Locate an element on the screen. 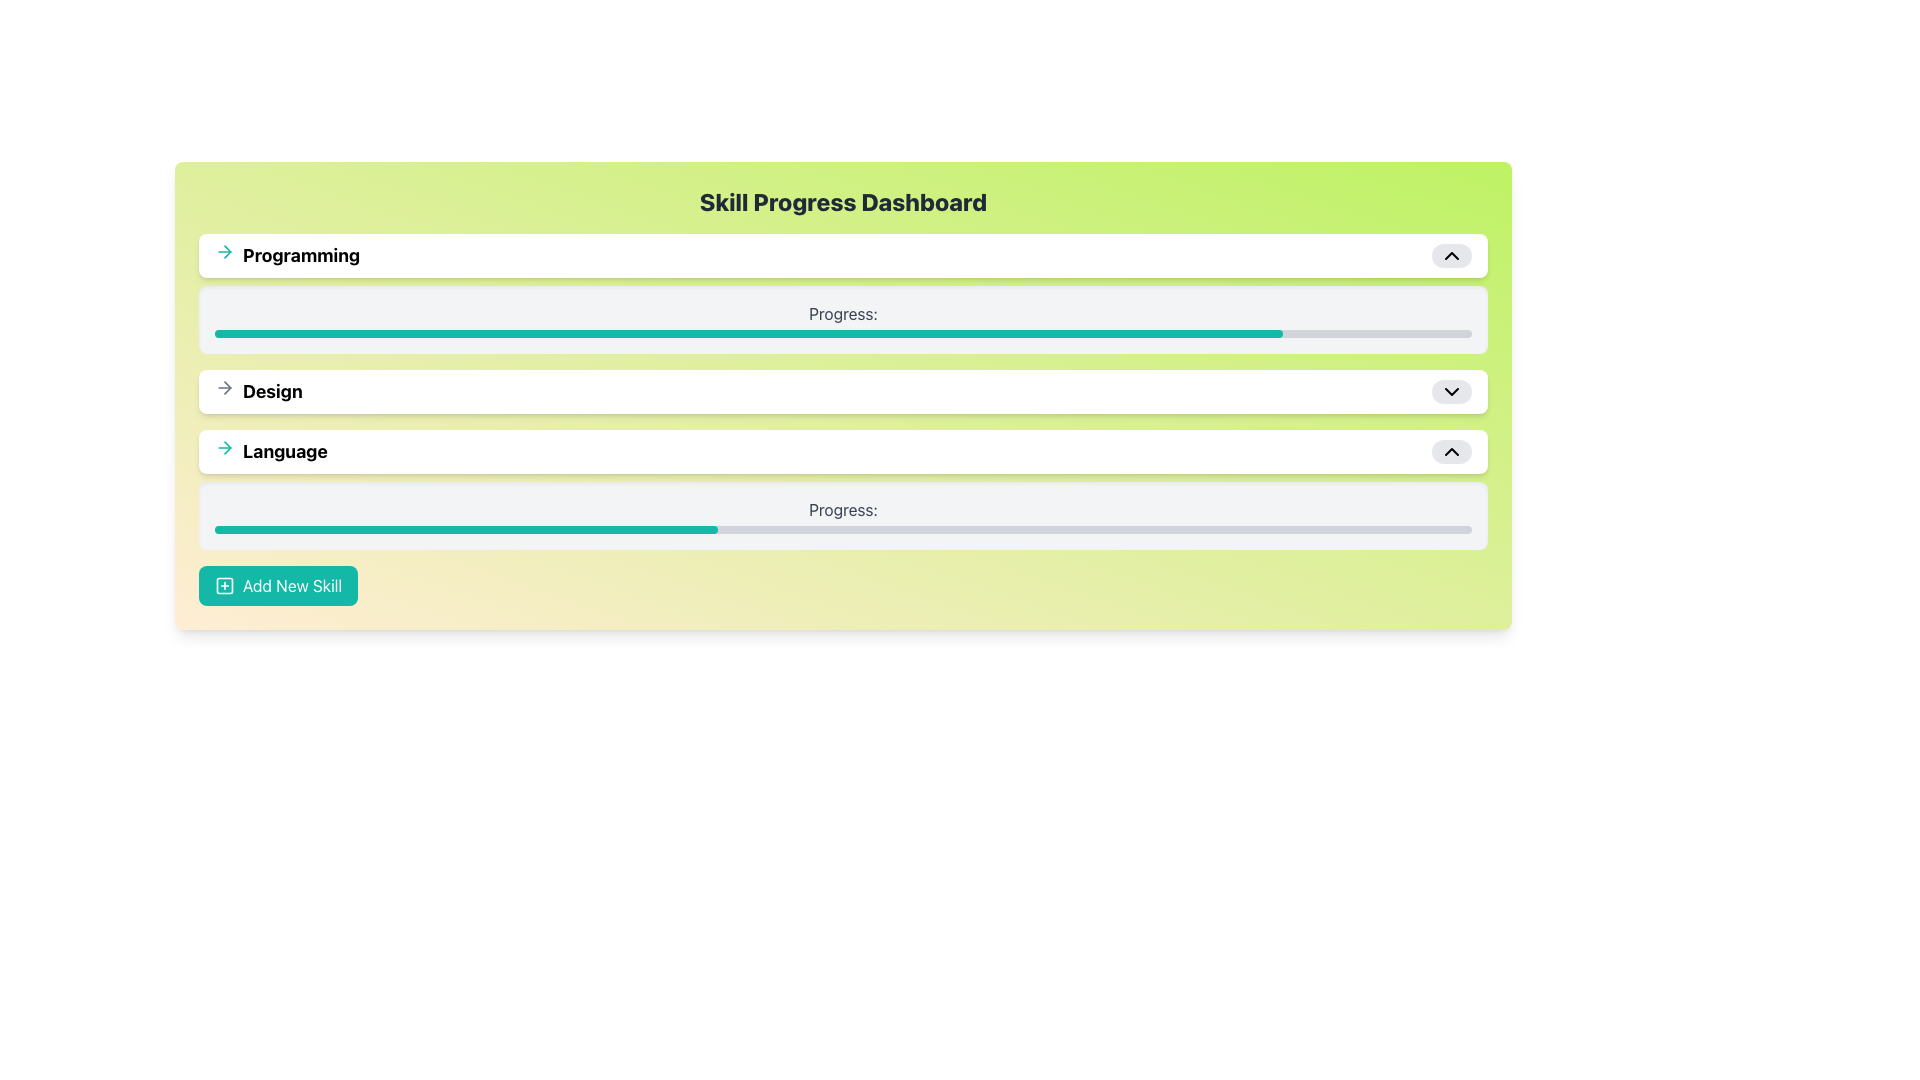  the small circular button with a gray background and a black chevron-up icon located at the far-right side of the 'Language' section header in the 'Skill Progress Dashboard' is located at coordinates (1451, 451).